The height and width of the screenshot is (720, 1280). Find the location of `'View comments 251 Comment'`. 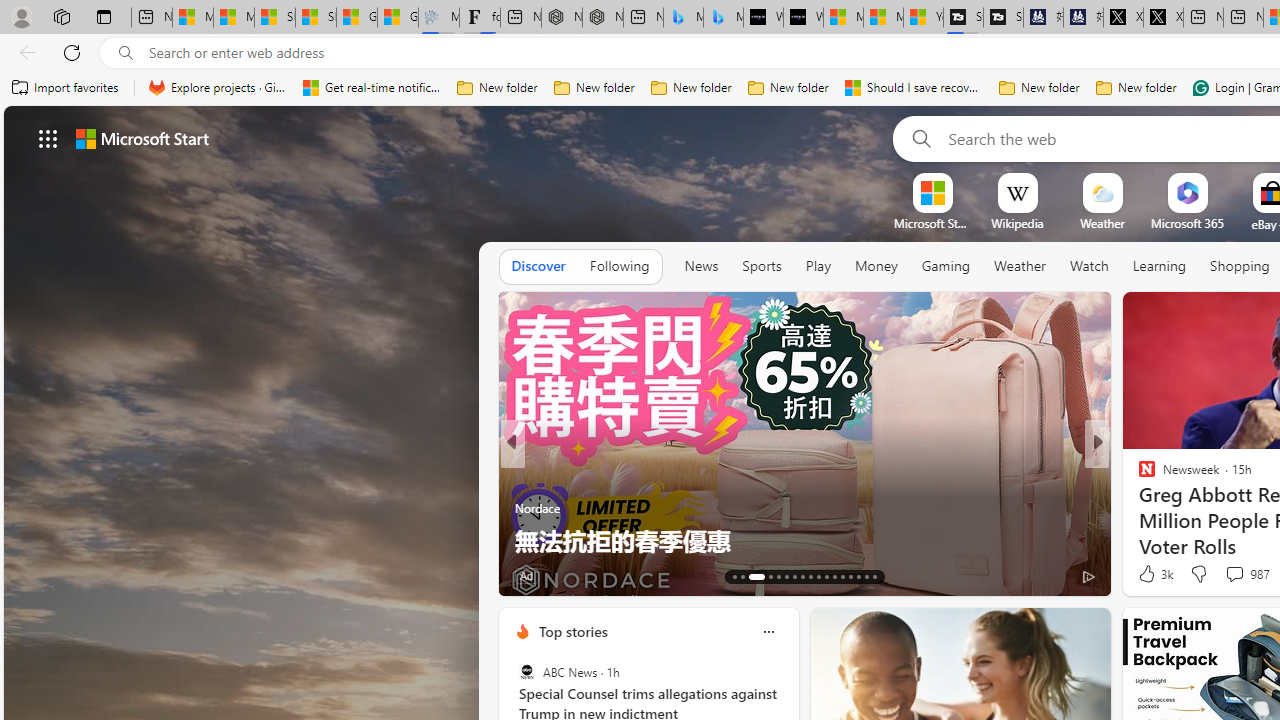

'View comments 251 Comment' is located at coordinates (1234, 575).